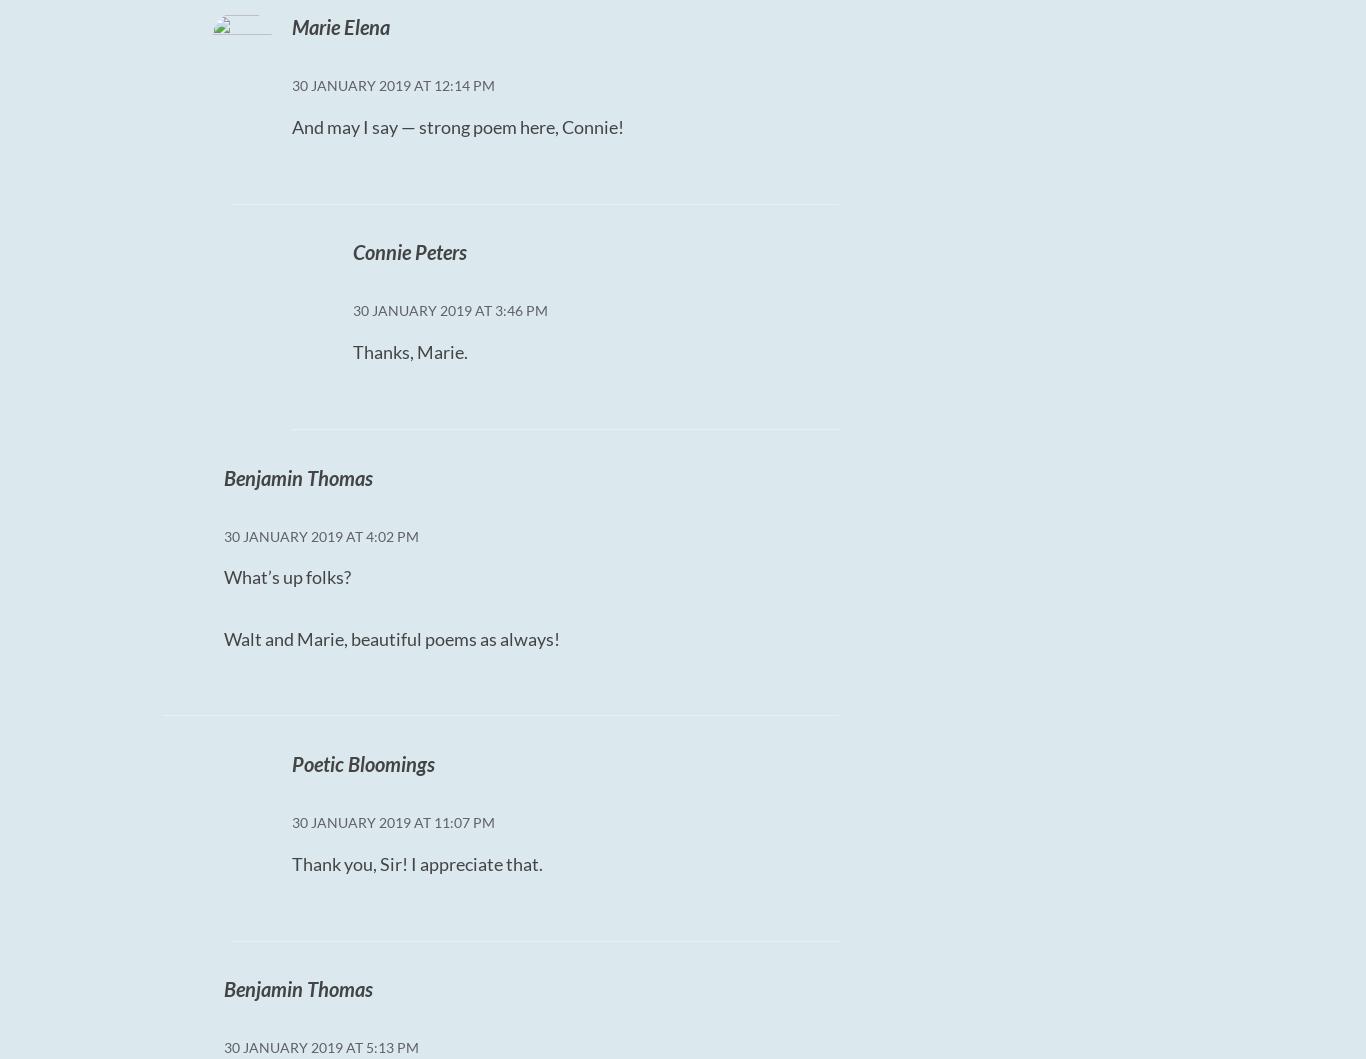 This screenshot has height=1059, width=1366. I want to click on '30 January 2019 at 4:02 PM', so click(223, 534).